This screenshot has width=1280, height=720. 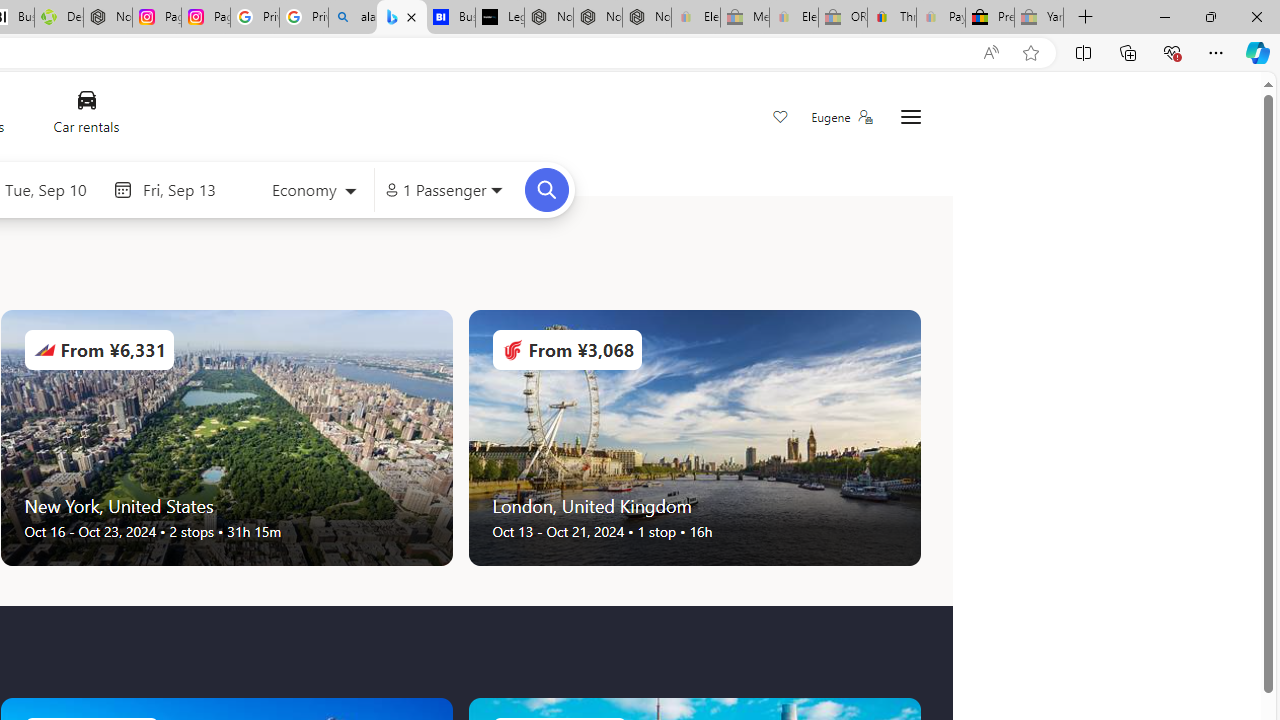 What do you see at coordinates (58, 17) in the screenshot?
I see `'Descarga Driver Updater'` at bounding box center [58, 17].